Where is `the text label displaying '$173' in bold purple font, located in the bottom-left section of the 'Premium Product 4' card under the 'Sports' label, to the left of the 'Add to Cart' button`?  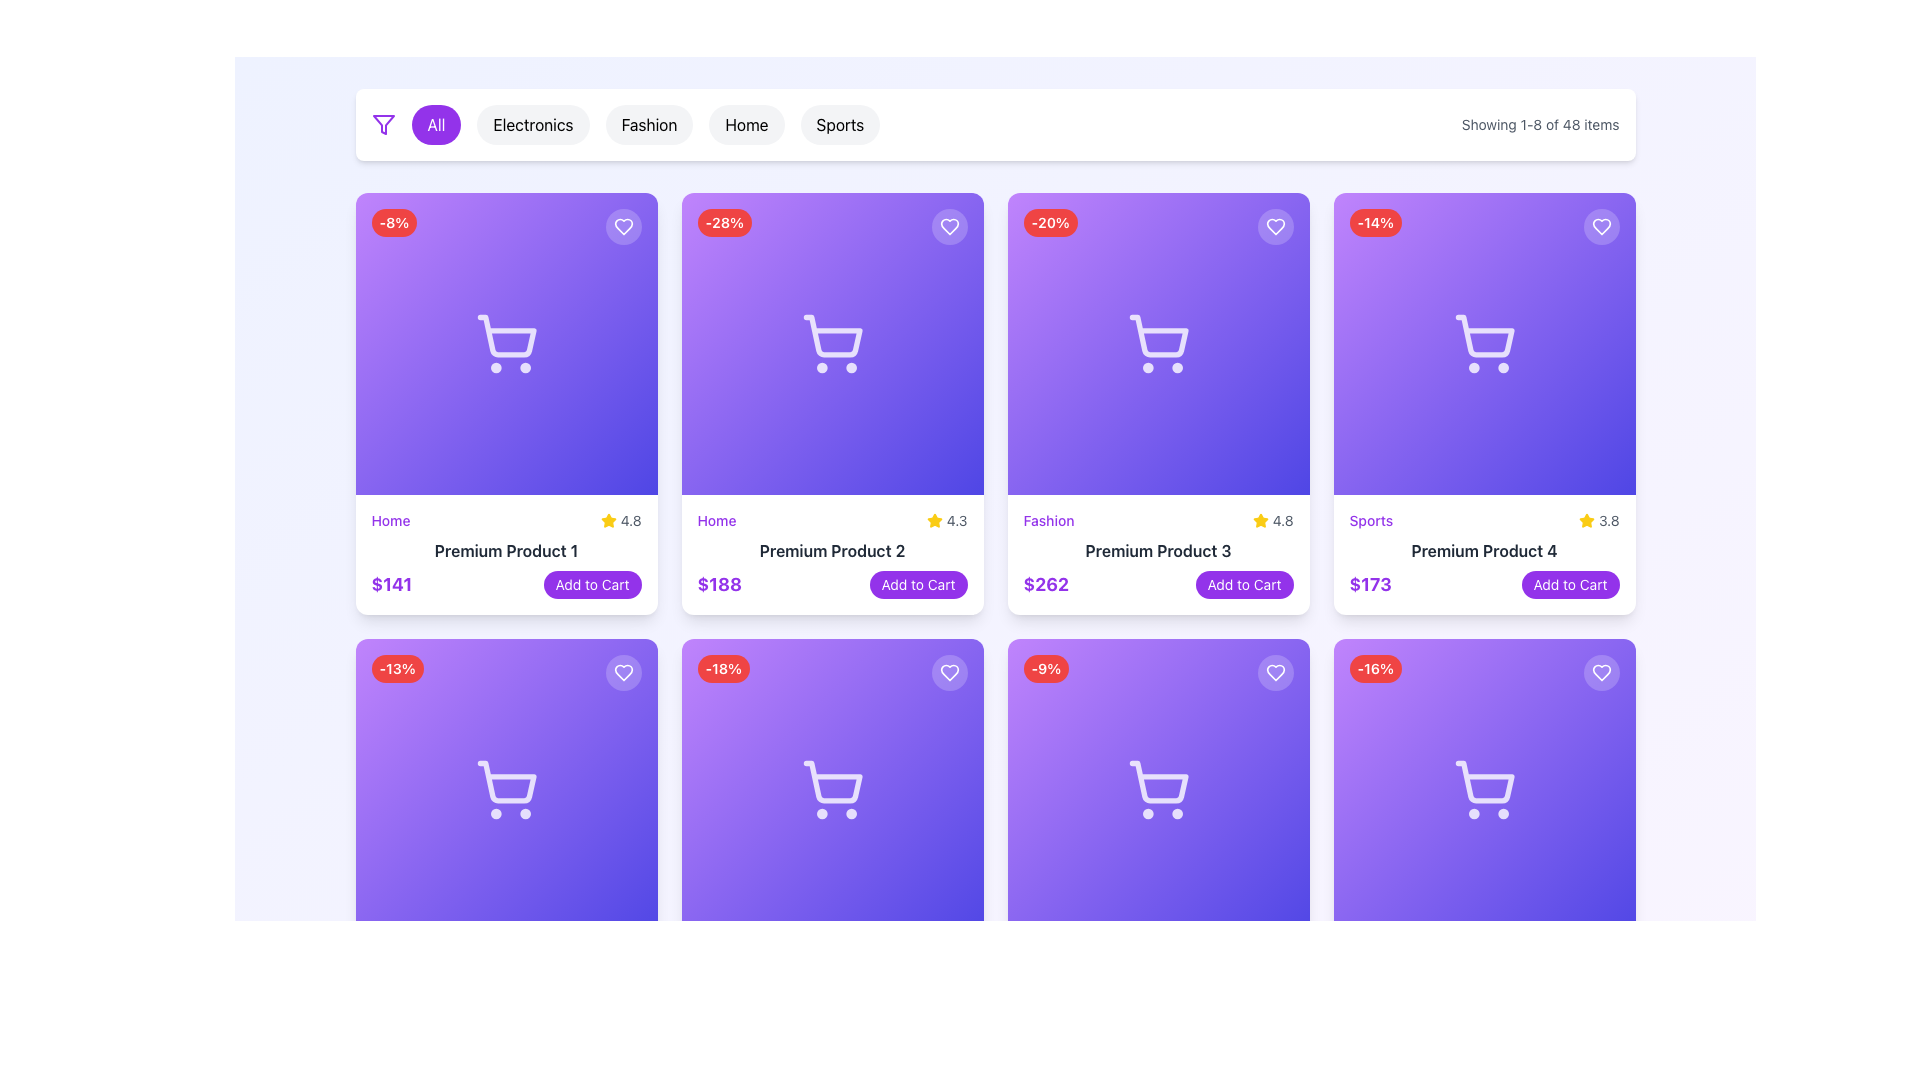 the text label displaying '$173' in bold purple font, located in the bottom-left section of the 'Premium Product 4' card under the 'Sports' label, to the left of the 'Add to Cart' button is located at coordinates (1369, 585).